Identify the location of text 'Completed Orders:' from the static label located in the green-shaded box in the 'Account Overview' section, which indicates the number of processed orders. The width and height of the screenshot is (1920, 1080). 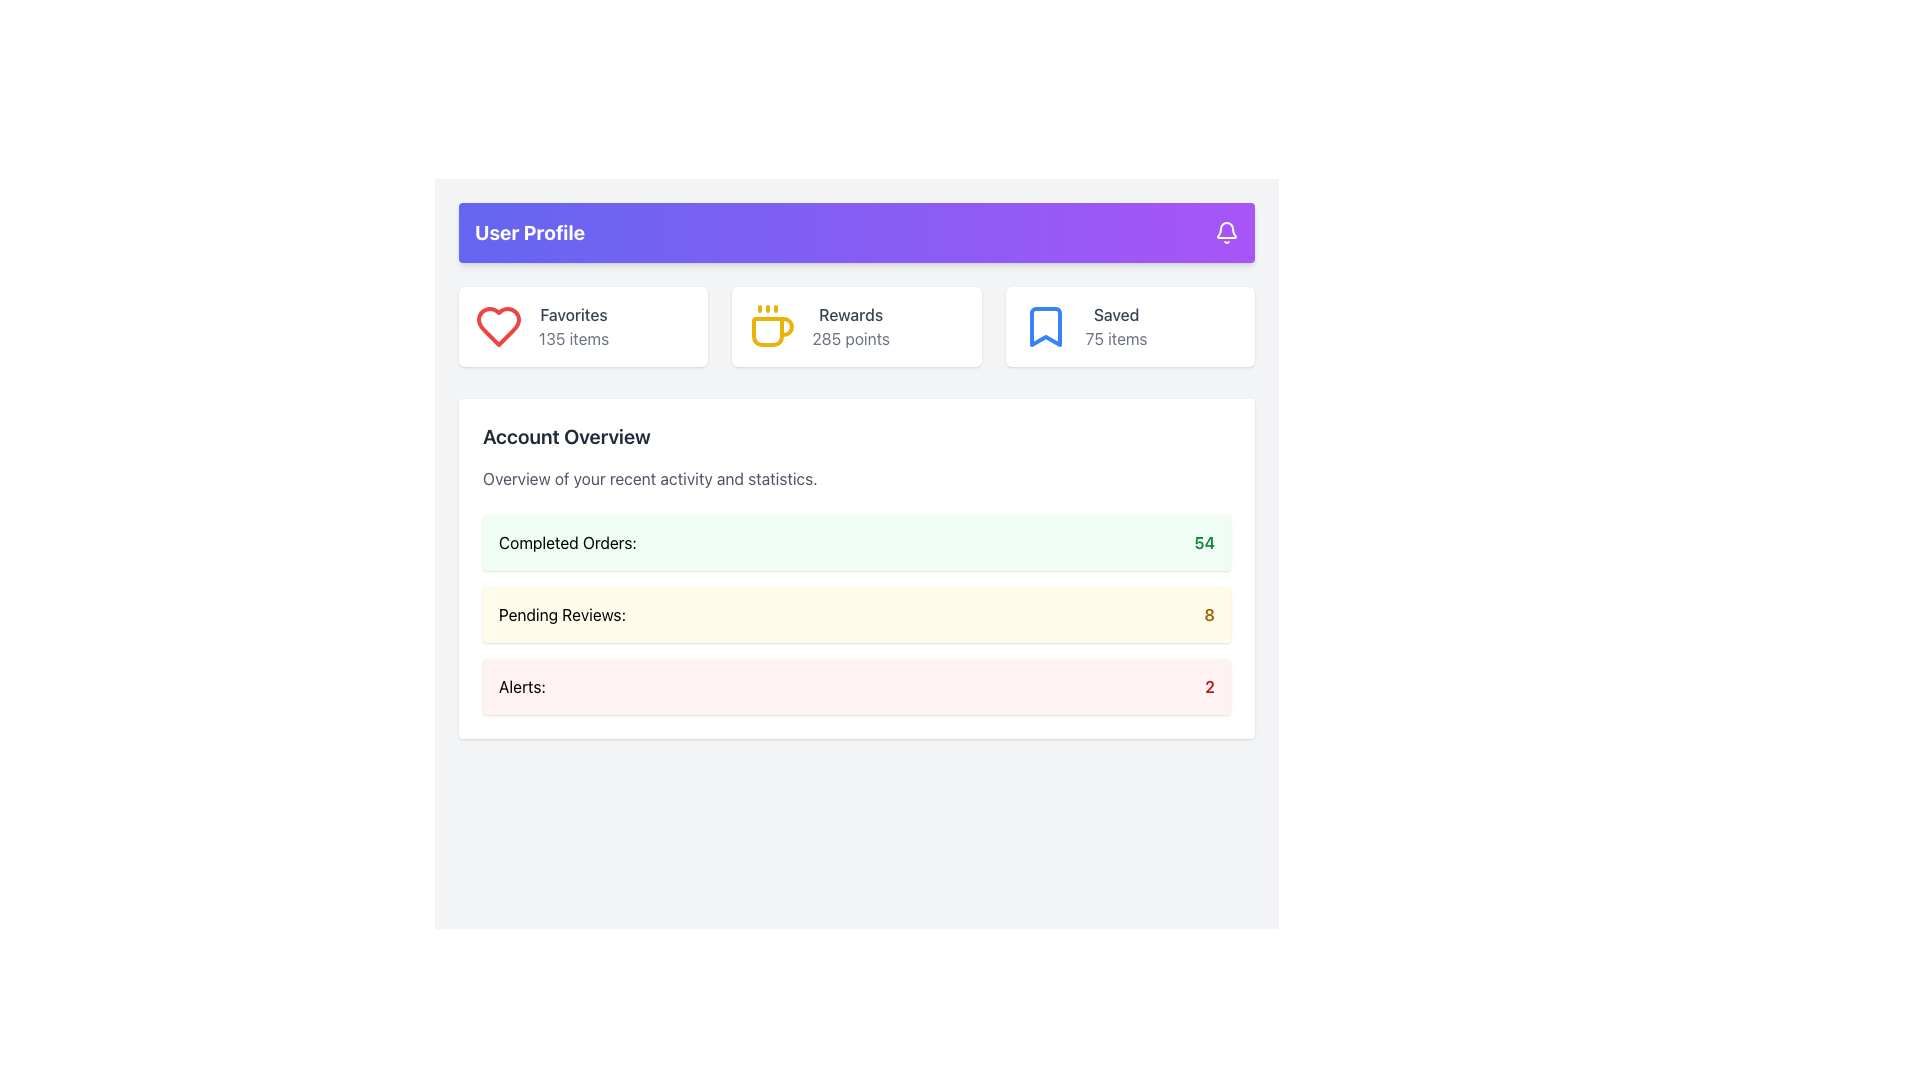
(566, 543).